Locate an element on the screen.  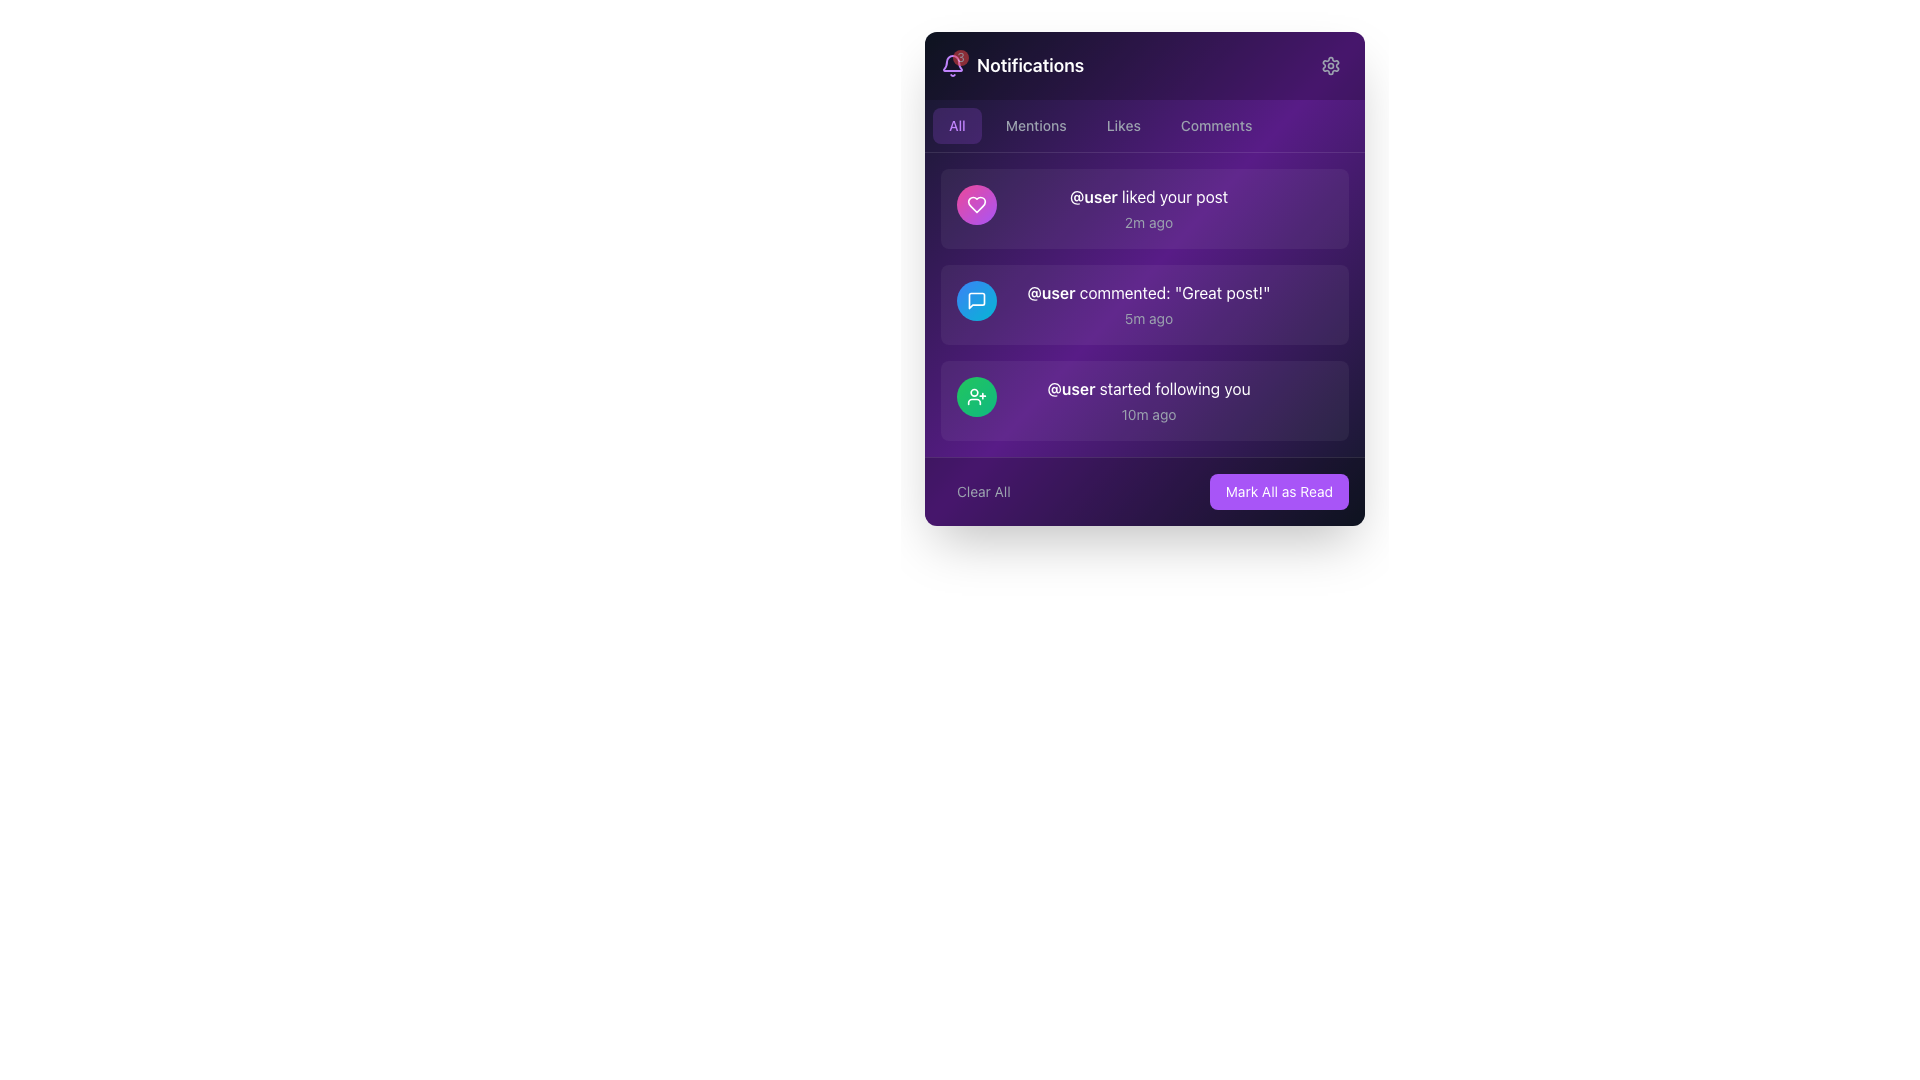
the button that clears all notifications, located on the left-hand side of the bottom section of the notification menu is located at coordinates (983, 492).